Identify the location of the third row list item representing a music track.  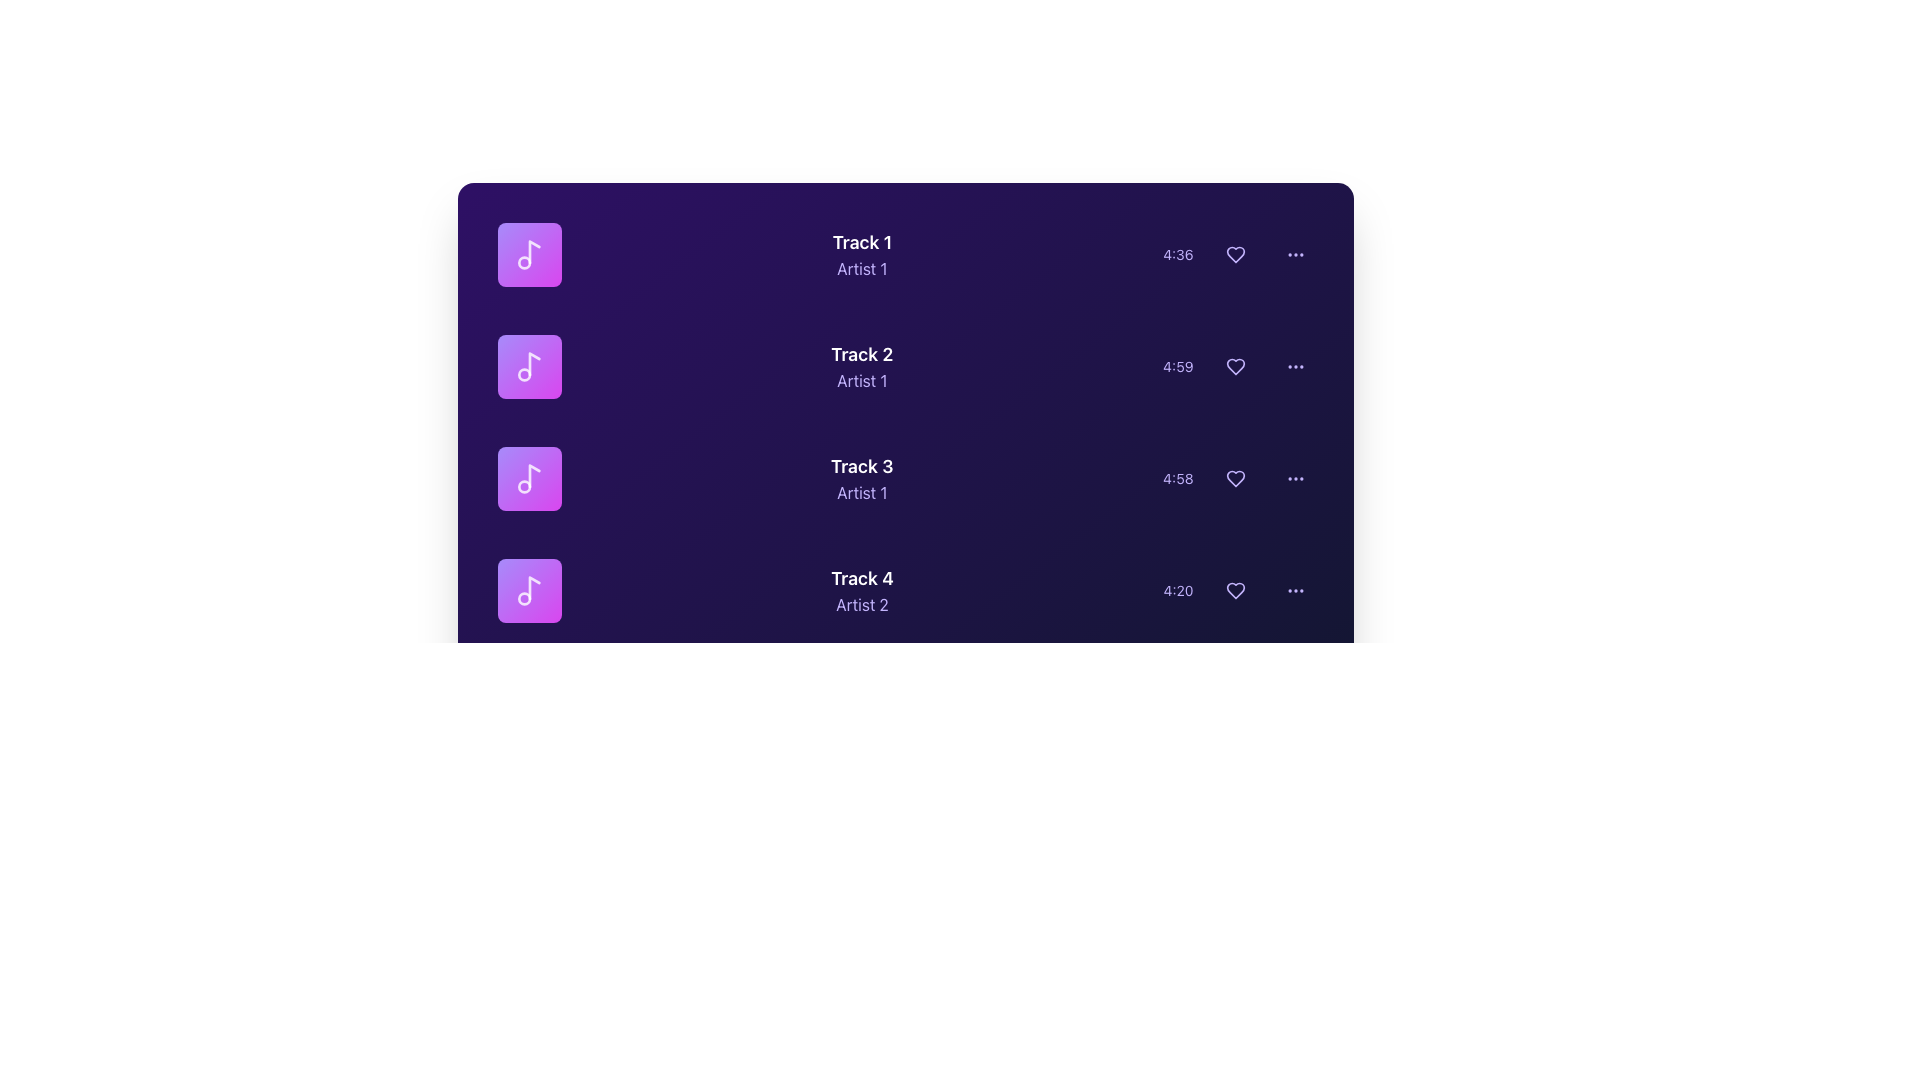
(904, 478).